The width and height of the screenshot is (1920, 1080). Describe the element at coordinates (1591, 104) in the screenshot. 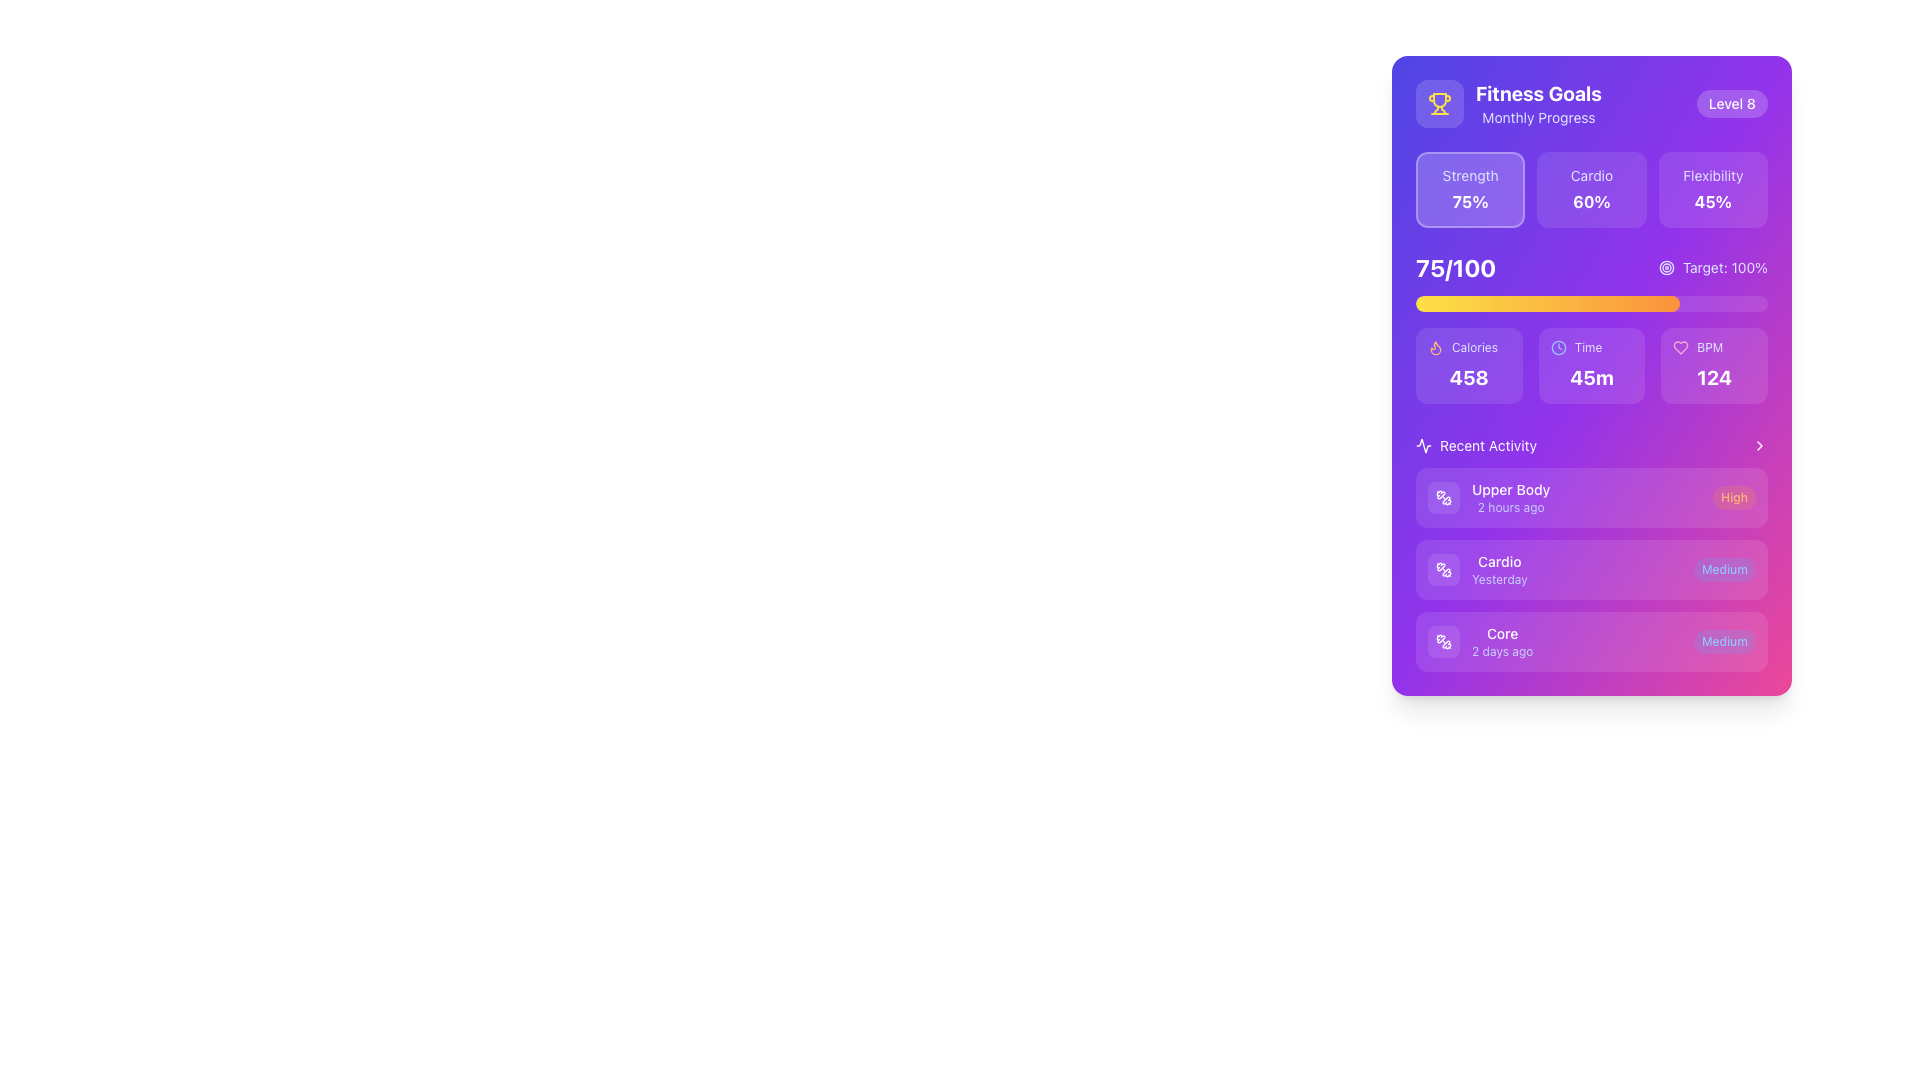

I see `displayed information from the Fitness Goals header section which includes the title, subtitle, and associated icons, located at the top of the card component` at that location.